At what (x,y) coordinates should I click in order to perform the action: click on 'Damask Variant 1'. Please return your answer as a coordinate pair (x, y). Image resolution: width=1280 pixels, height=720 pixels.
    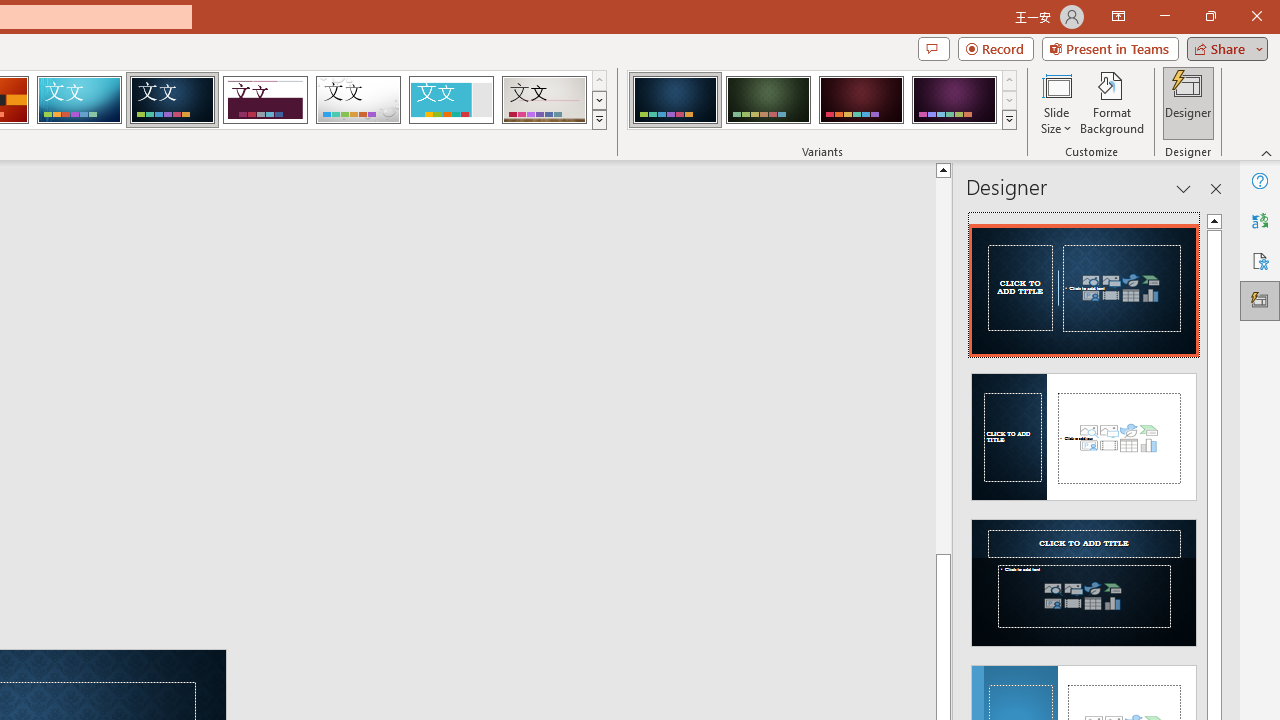
    Looking at the image, I should click on (675, 100).